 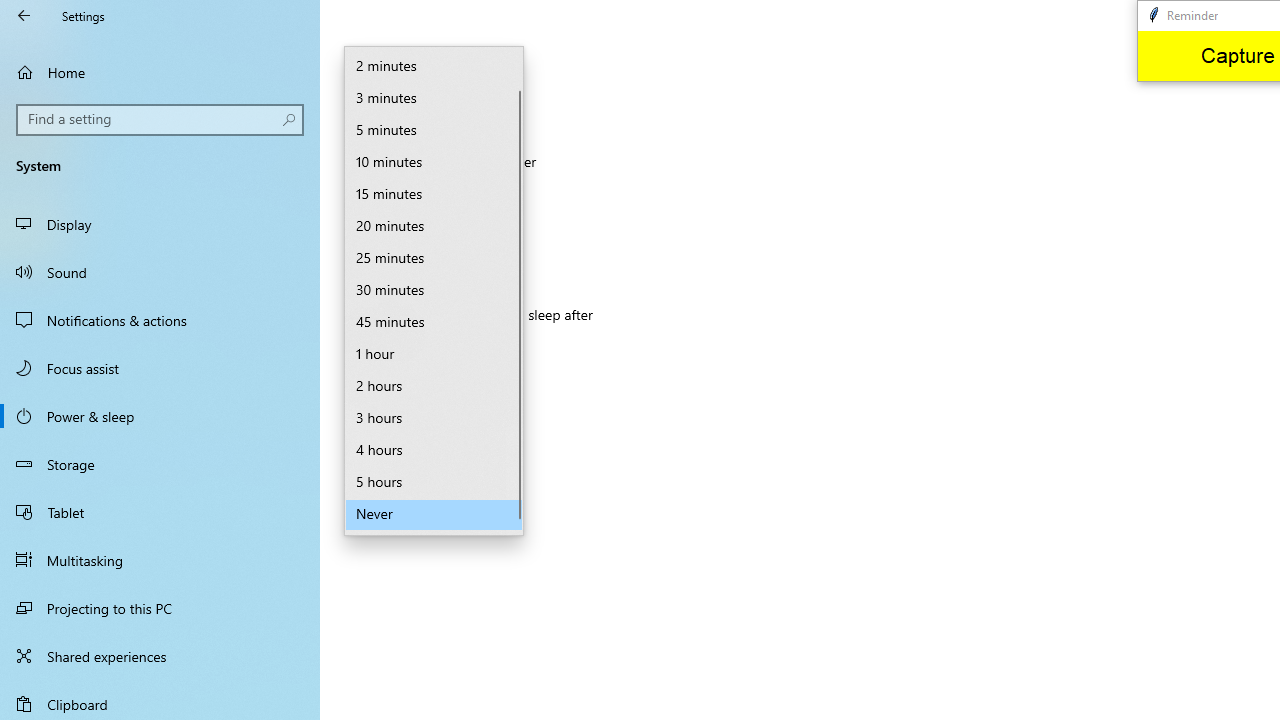 What do you see at coordinates (160, 319) in the screenshot?
I see `'Notifications & actions'` at bounding box center [160, 319].